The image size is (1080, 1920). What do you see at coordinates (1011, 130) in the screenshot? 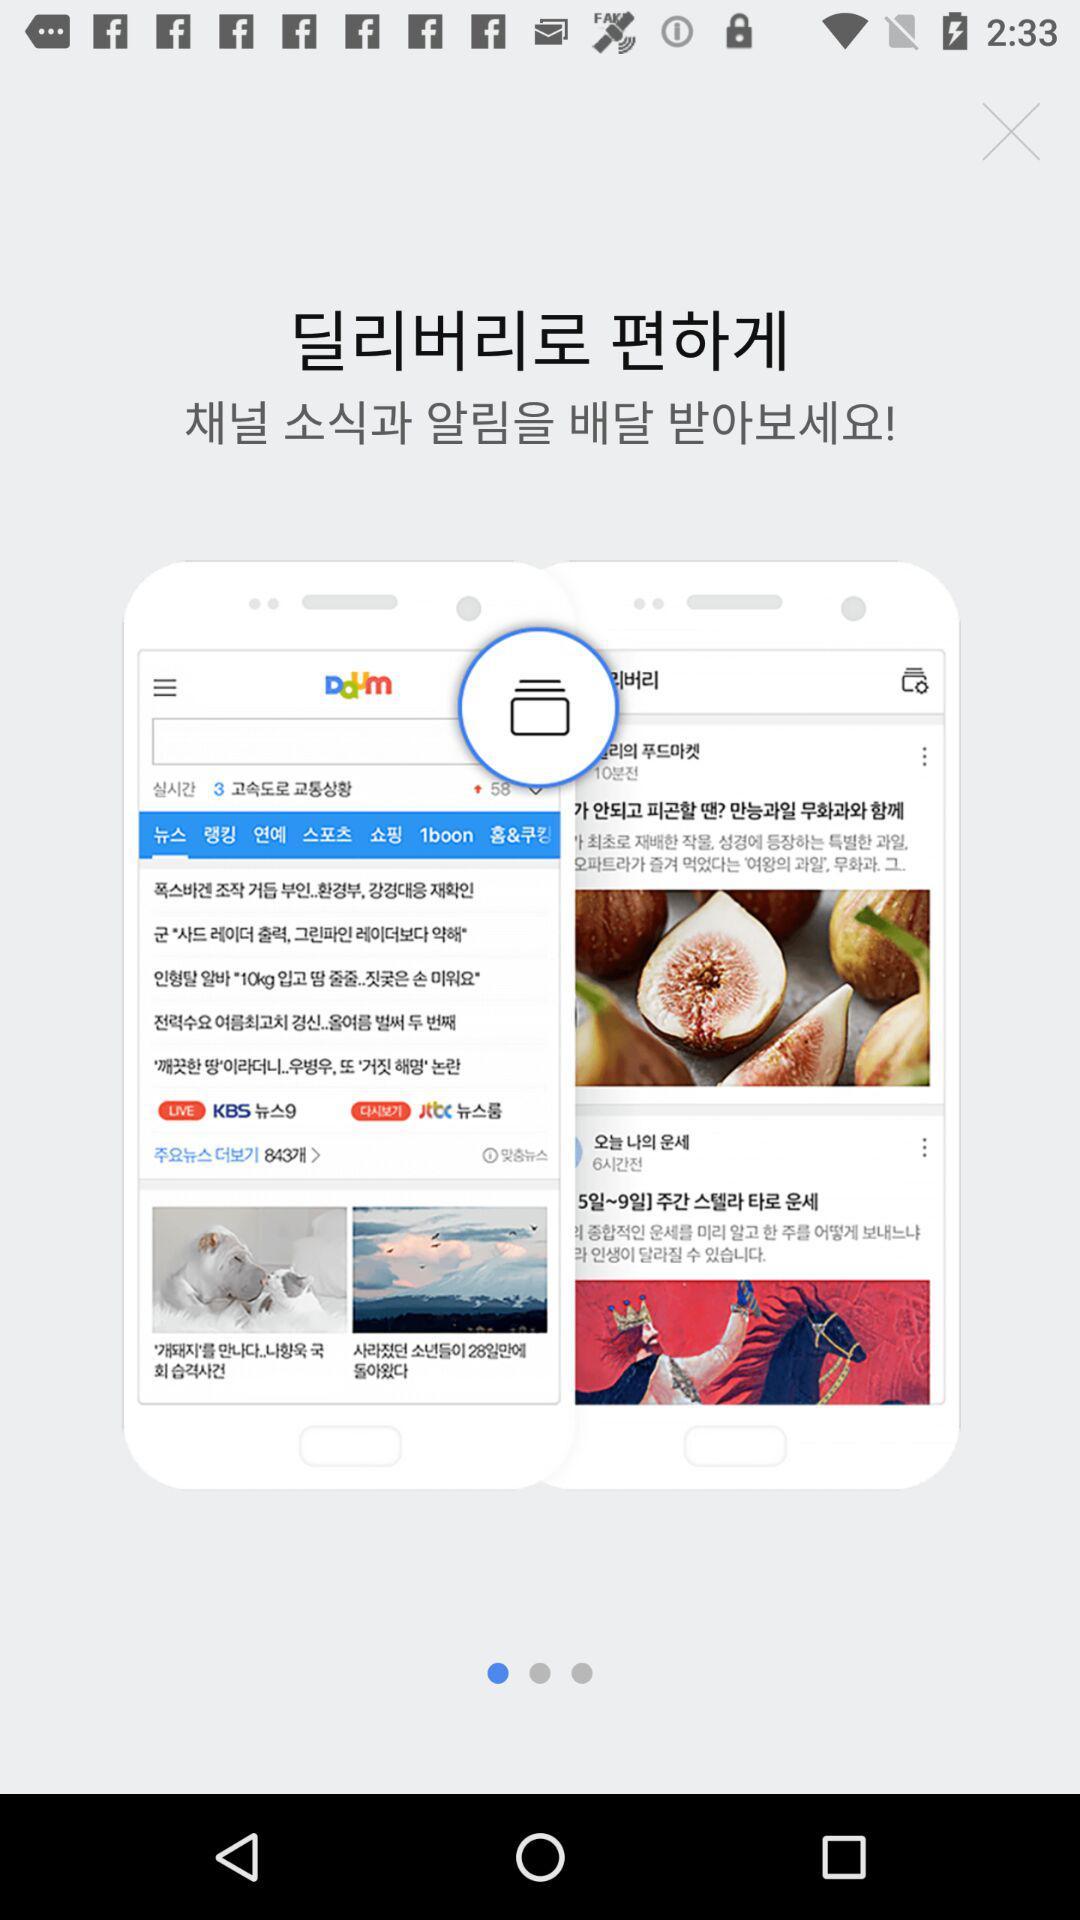
I see `the close icon` at bounding box center [1011, 130].